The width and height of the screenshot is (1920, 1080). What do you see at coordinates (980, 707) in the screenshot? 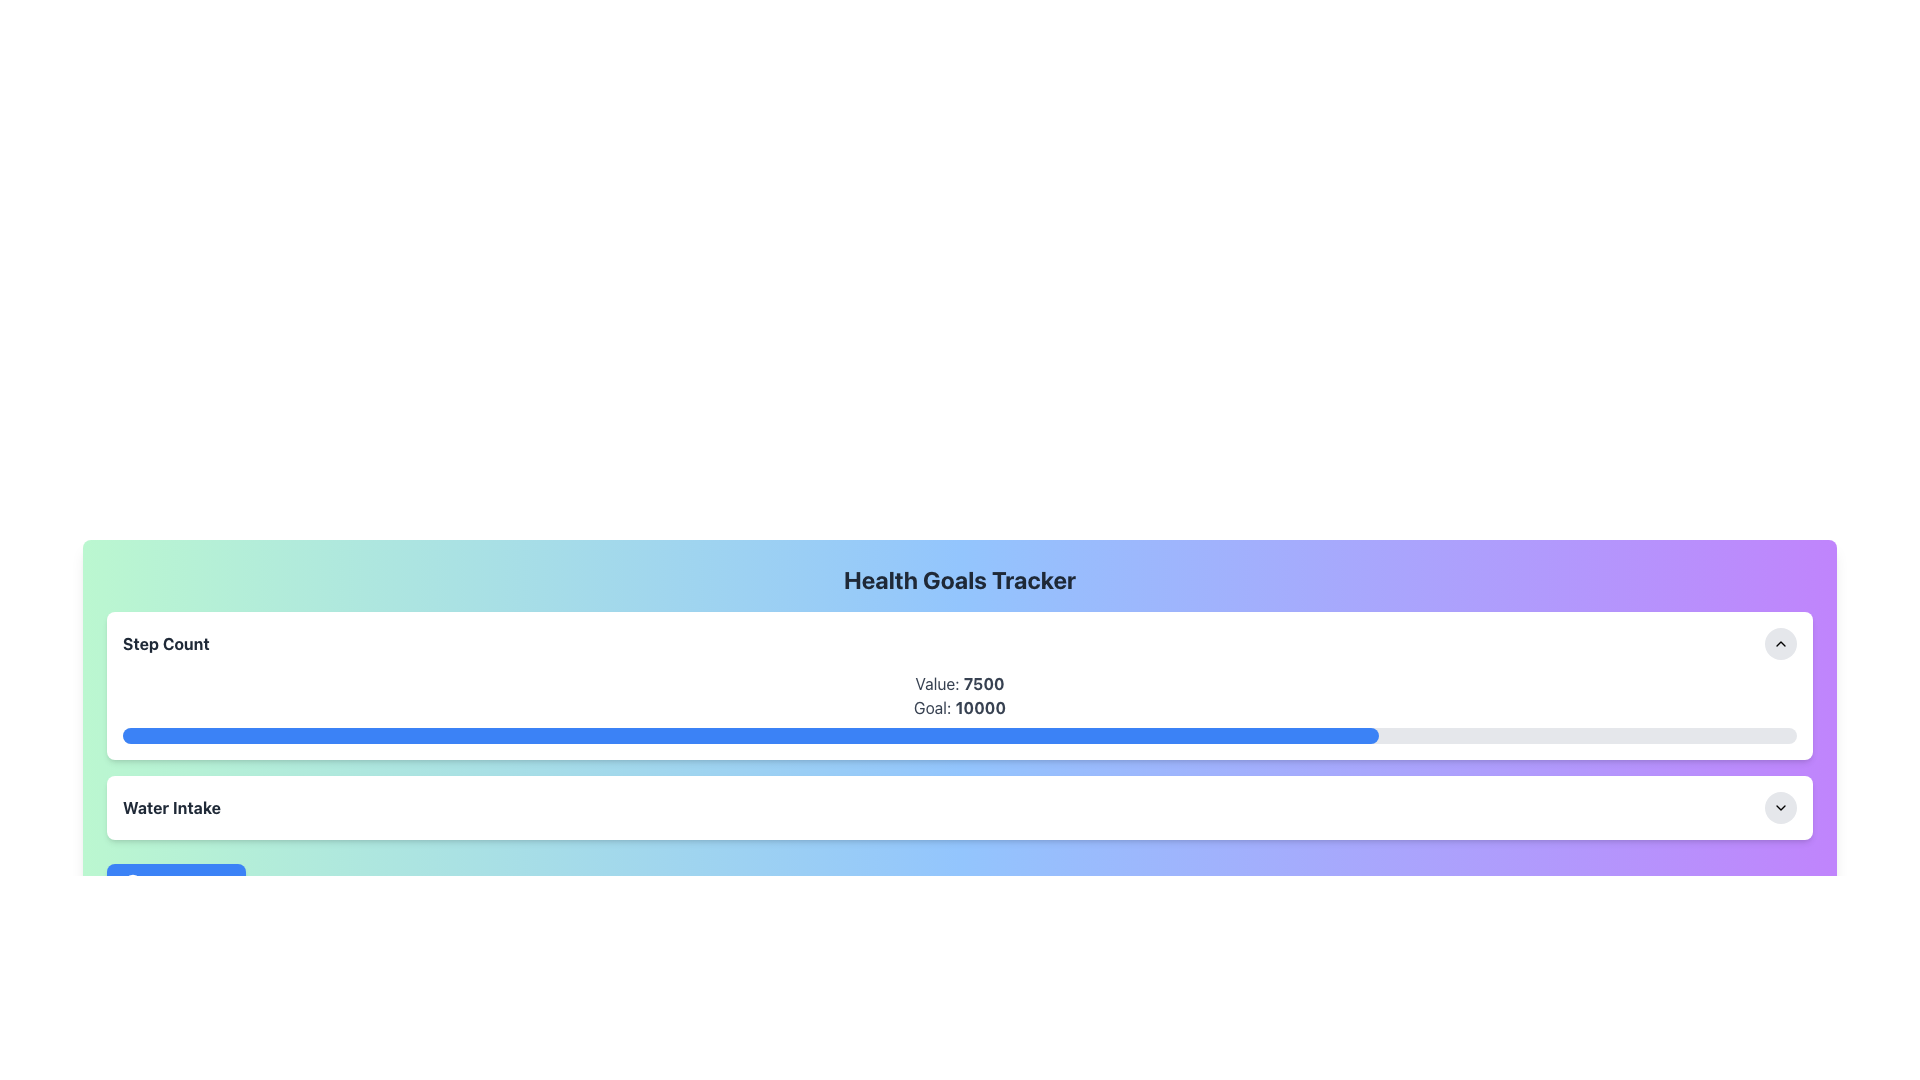
I see `the static text displaying the goal for the metric in the 'Step Count' section, which shows 'Goal: 10000'` at bounding box center [980, 707].